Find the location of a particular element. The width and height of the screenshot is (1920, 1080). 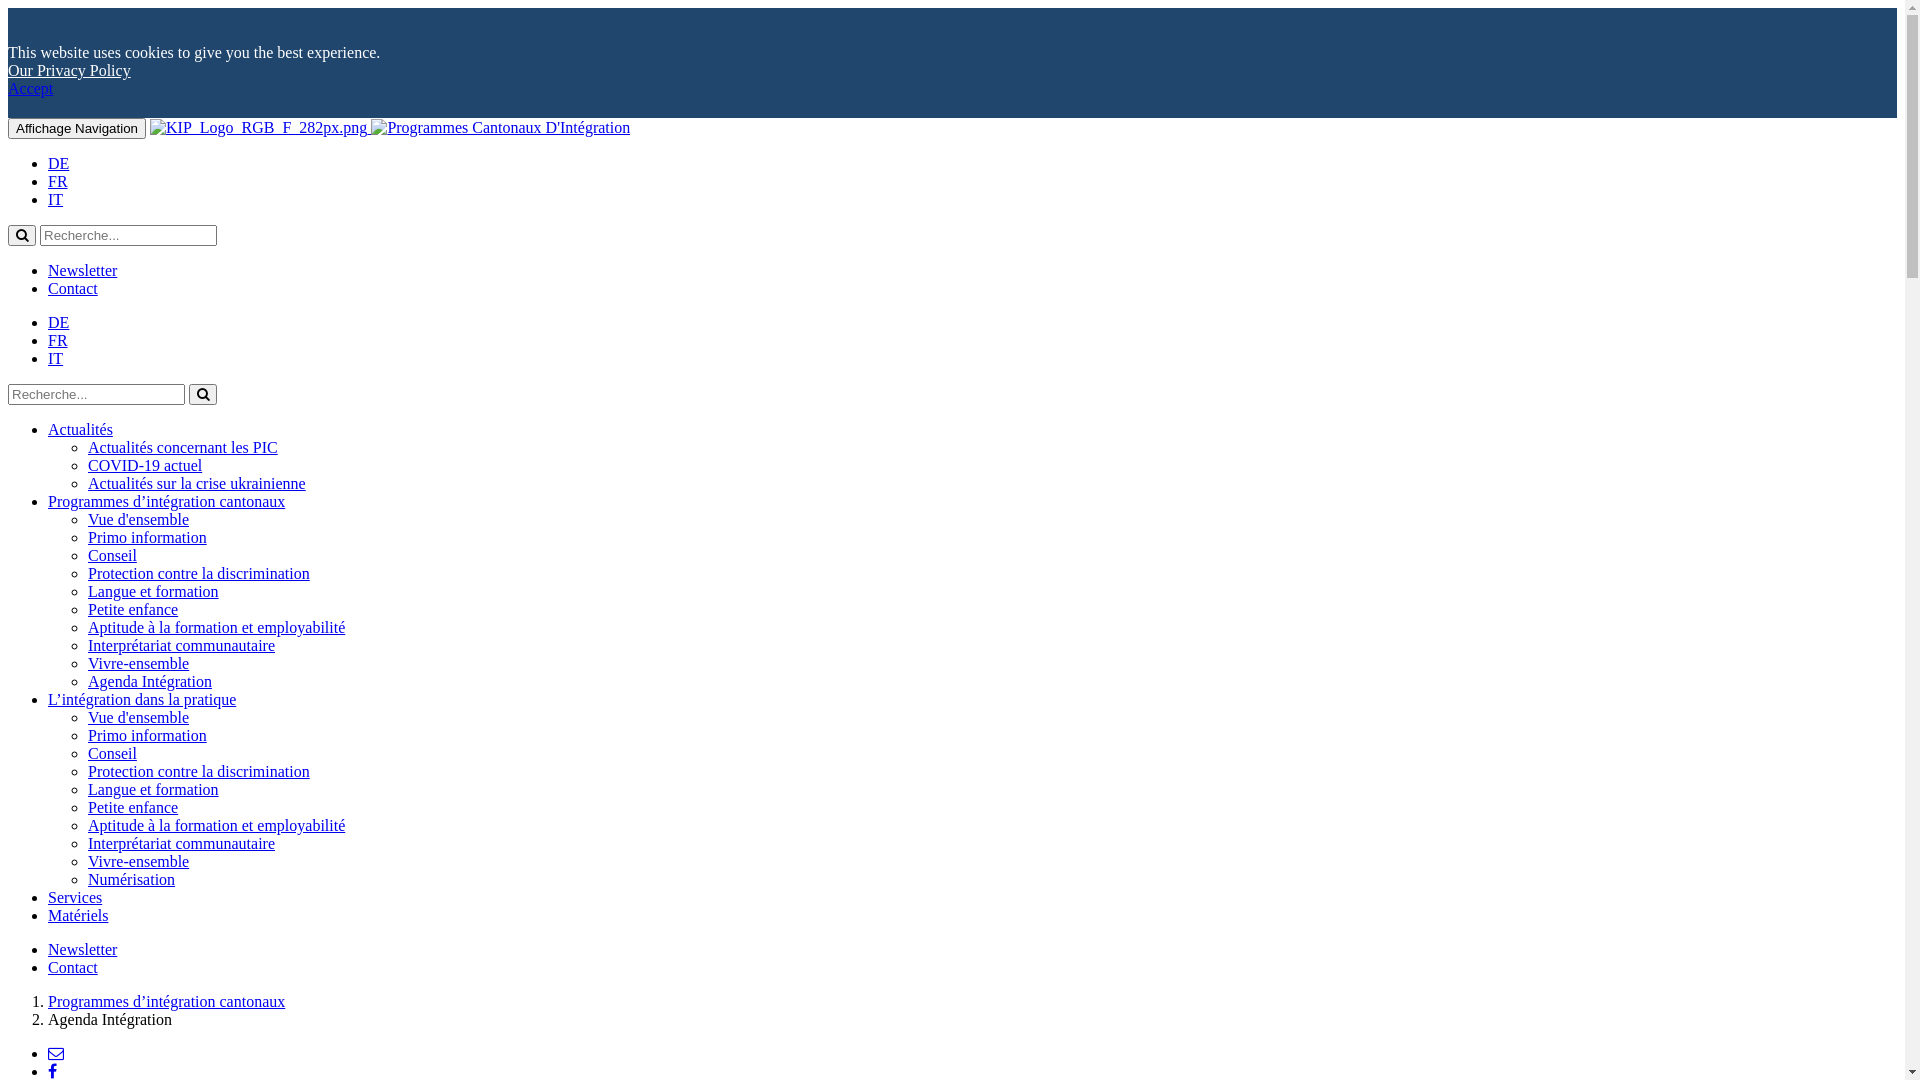

'Our Privacy Policy' is located at coordinates (69, 69).